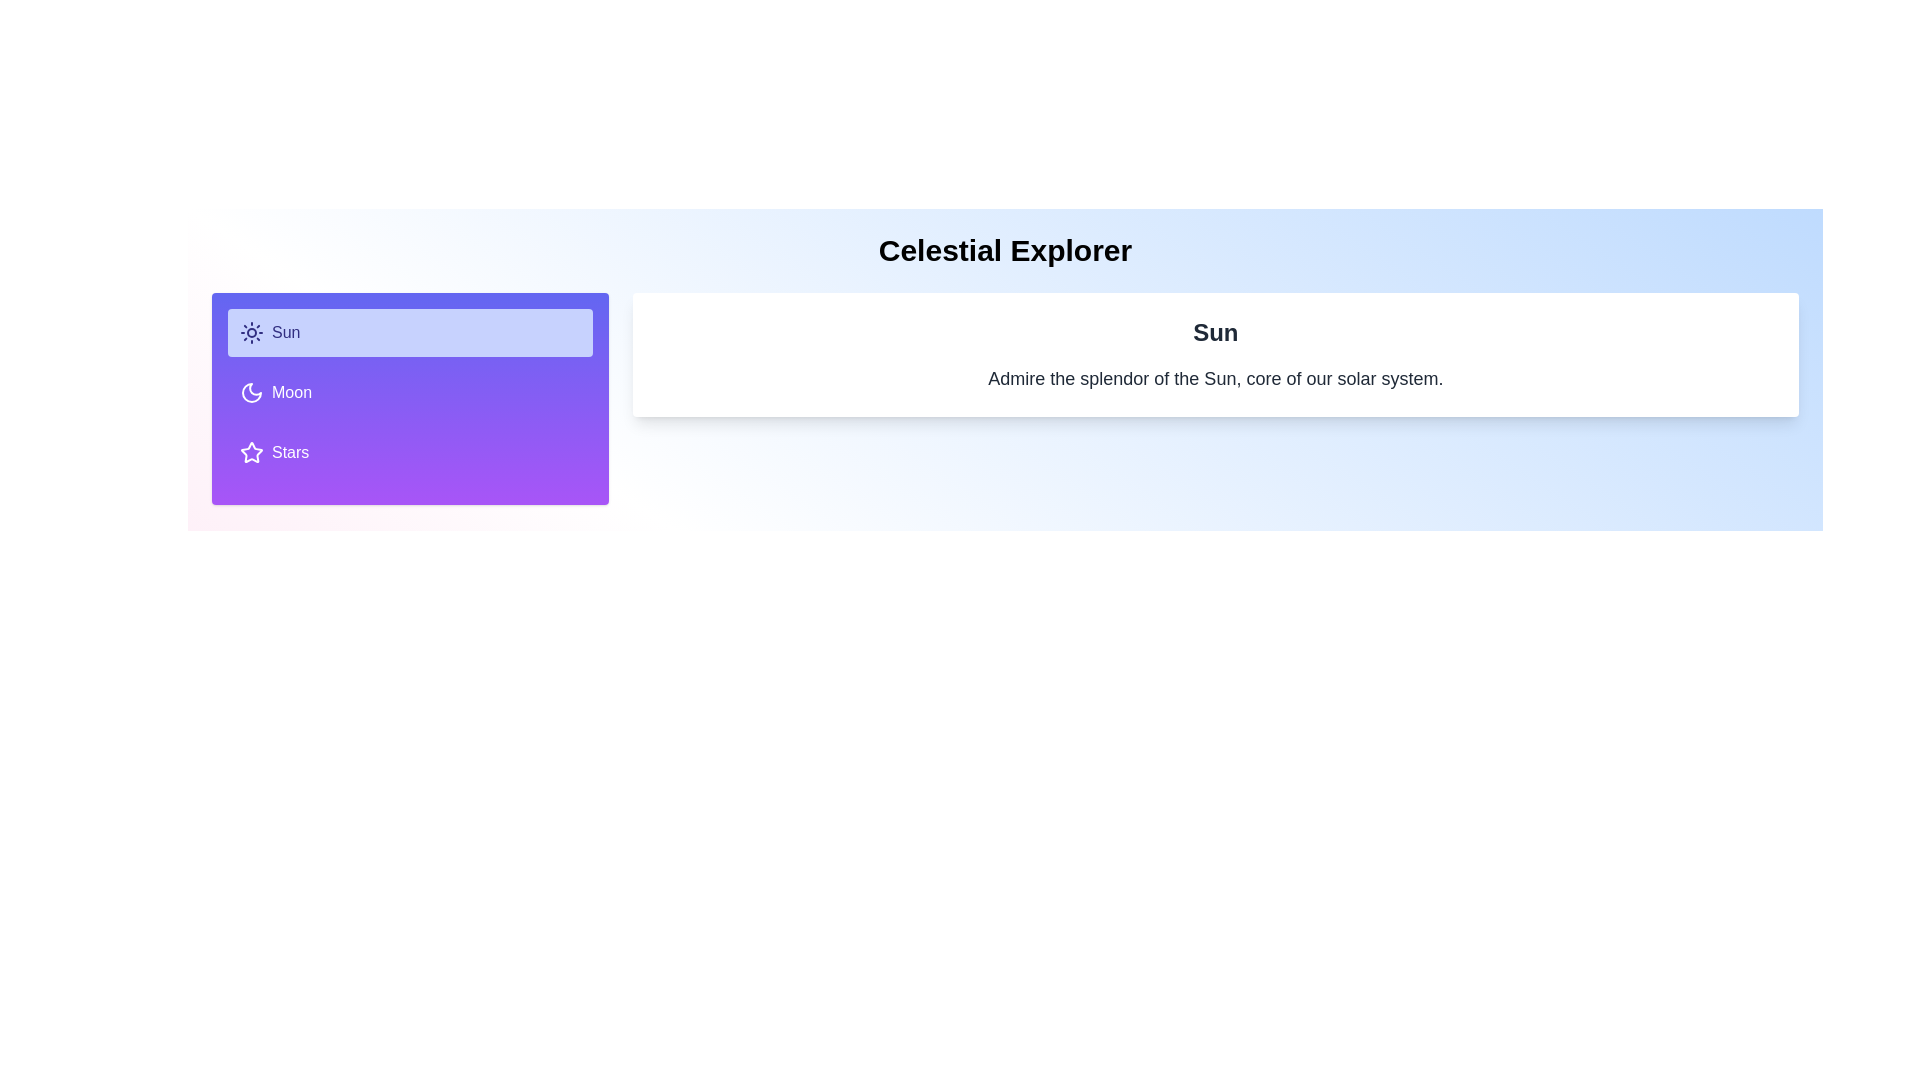  I want to click on the tab labeled 'Moon' to observe the hover effect, so click(408, 393).